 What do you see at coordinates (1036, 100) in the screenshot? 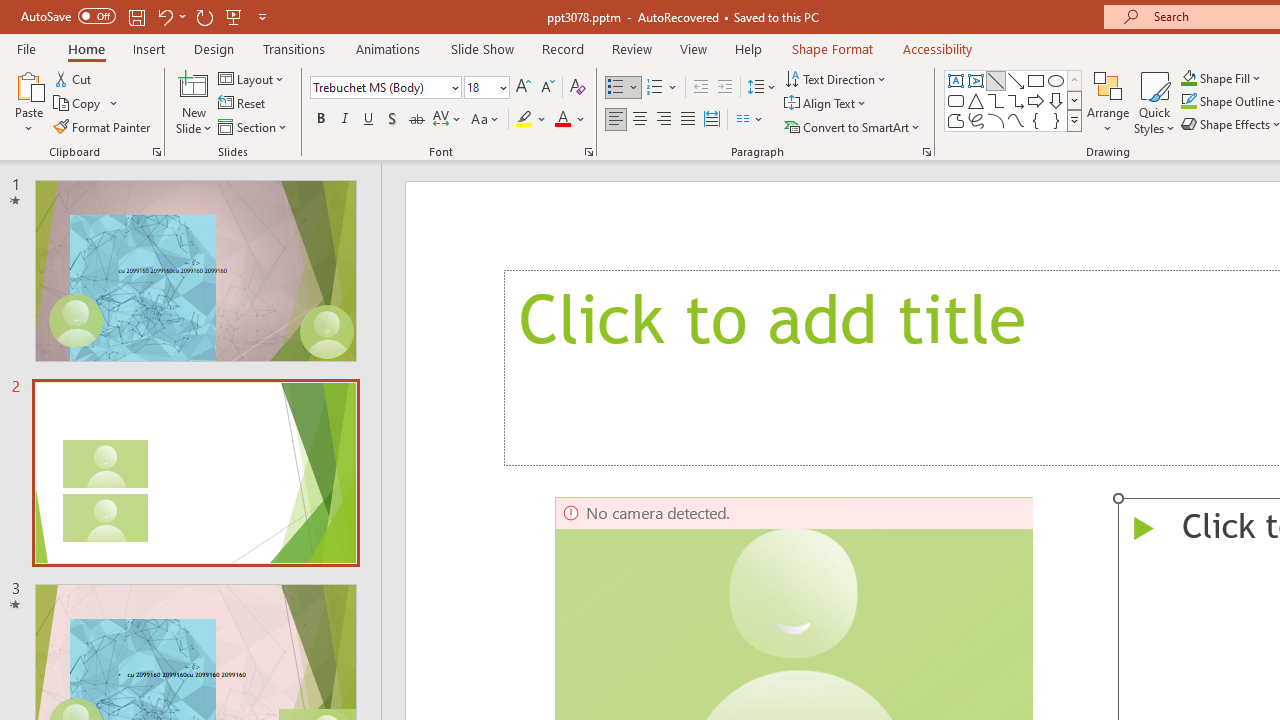
I see `'Arrow: Right'` at bounding box center [1036, 100].